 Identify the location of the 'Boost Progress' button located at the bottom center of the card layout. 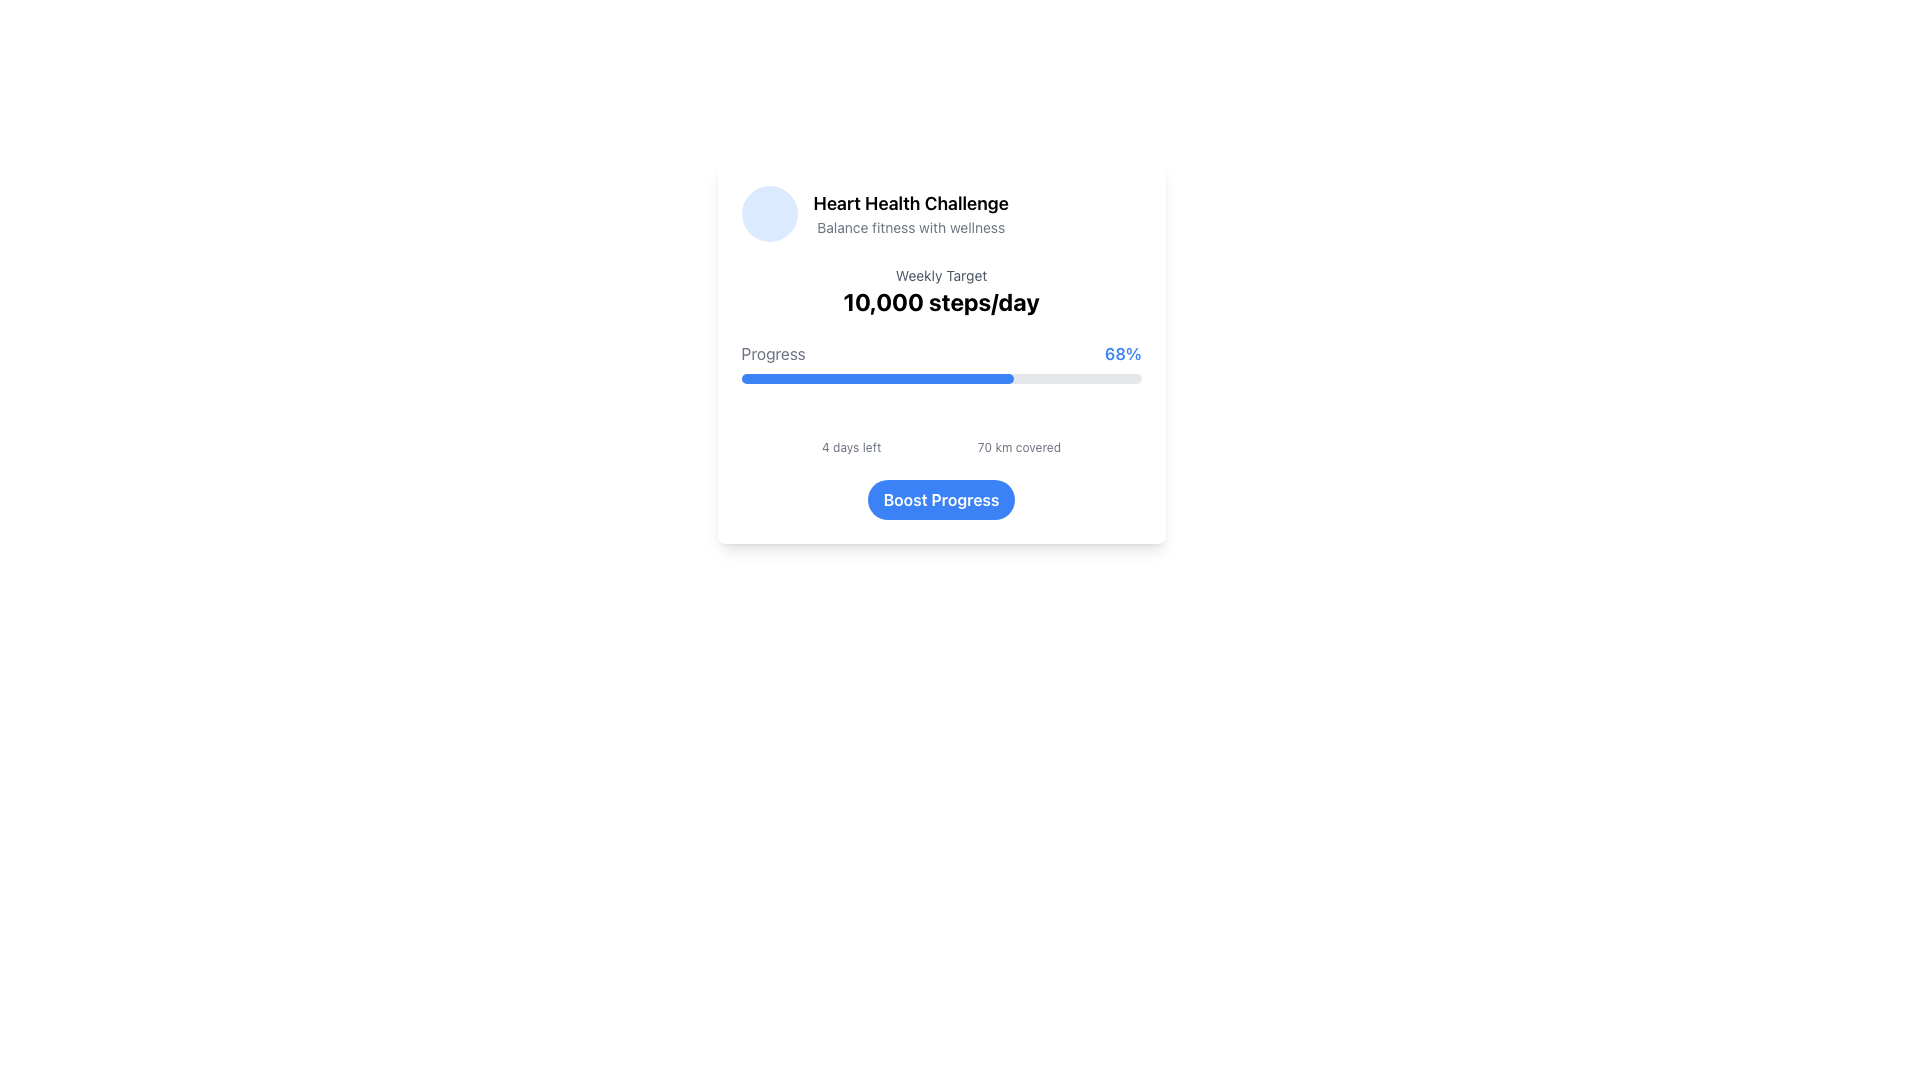
(940, 499).